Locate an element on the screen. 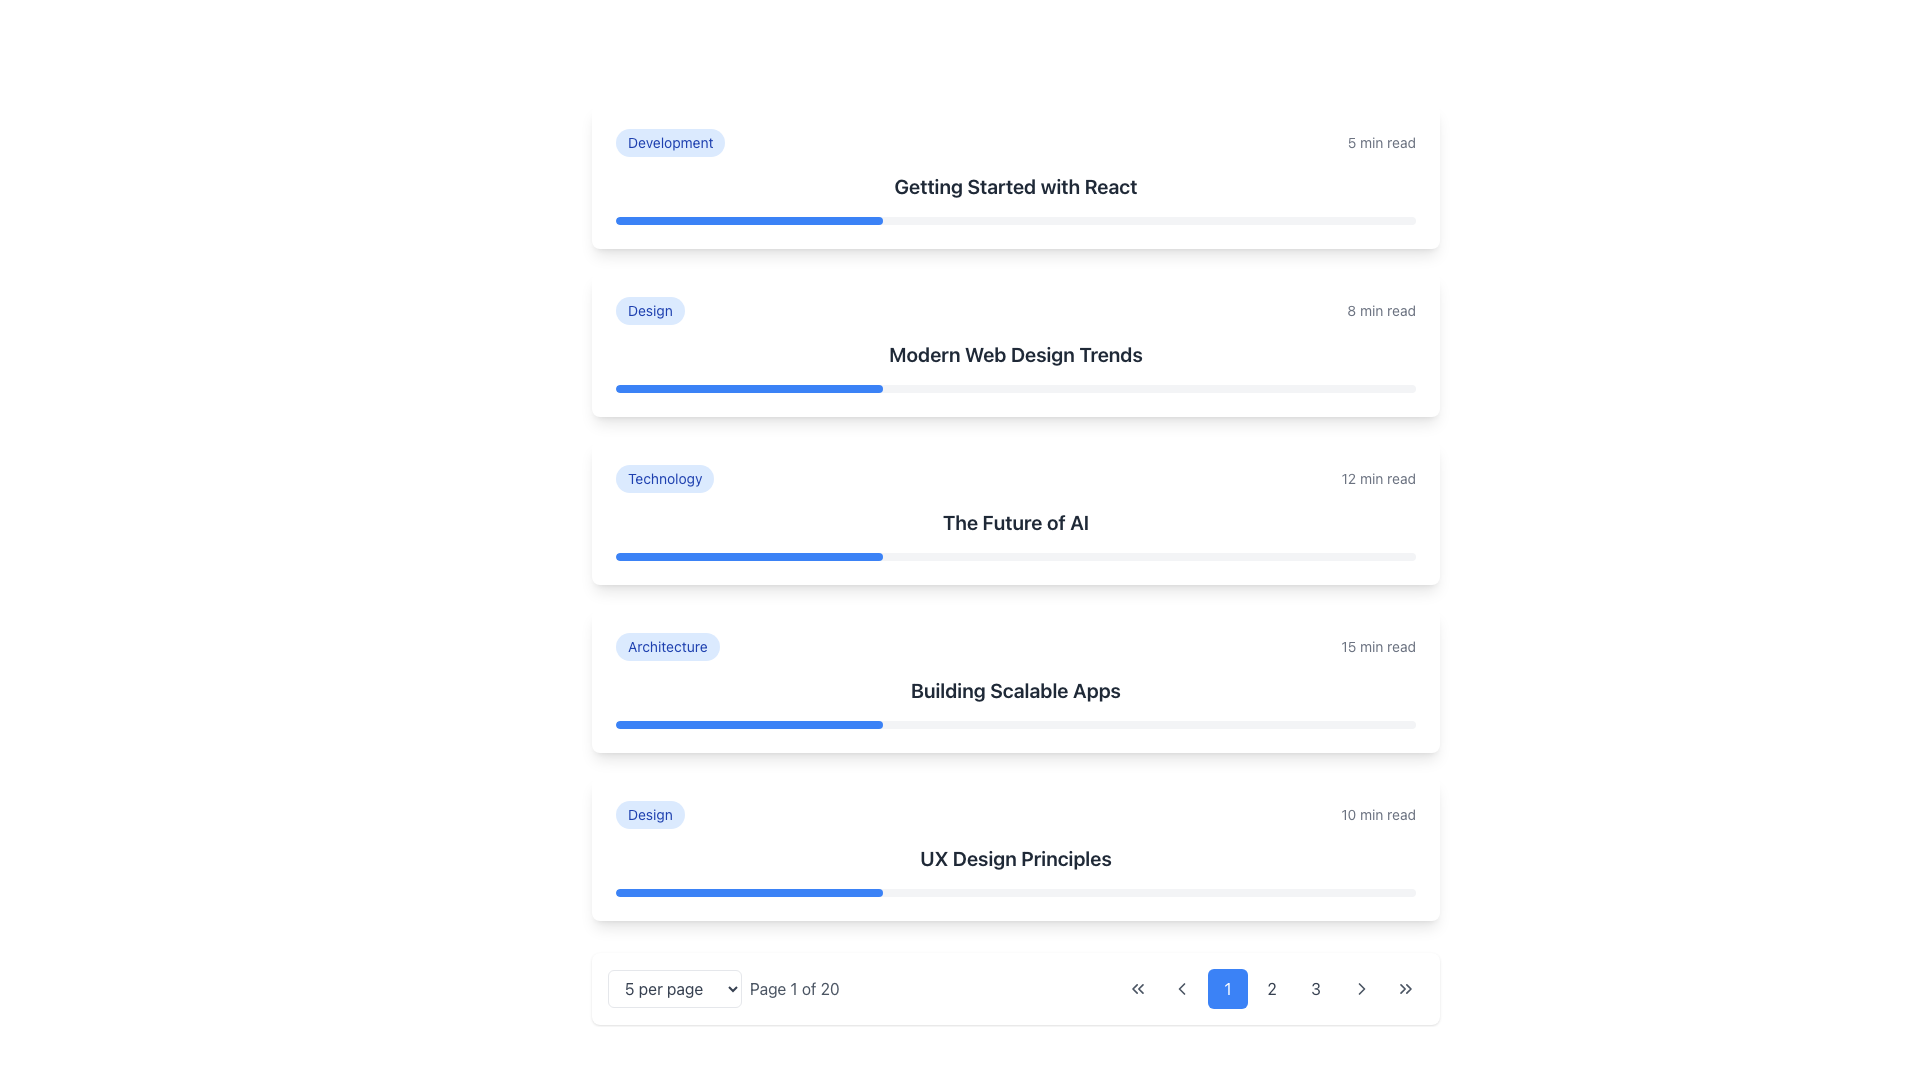 The width and height of the screenshot is (1920, 1080). progress is located at coordinates (1367, 389).